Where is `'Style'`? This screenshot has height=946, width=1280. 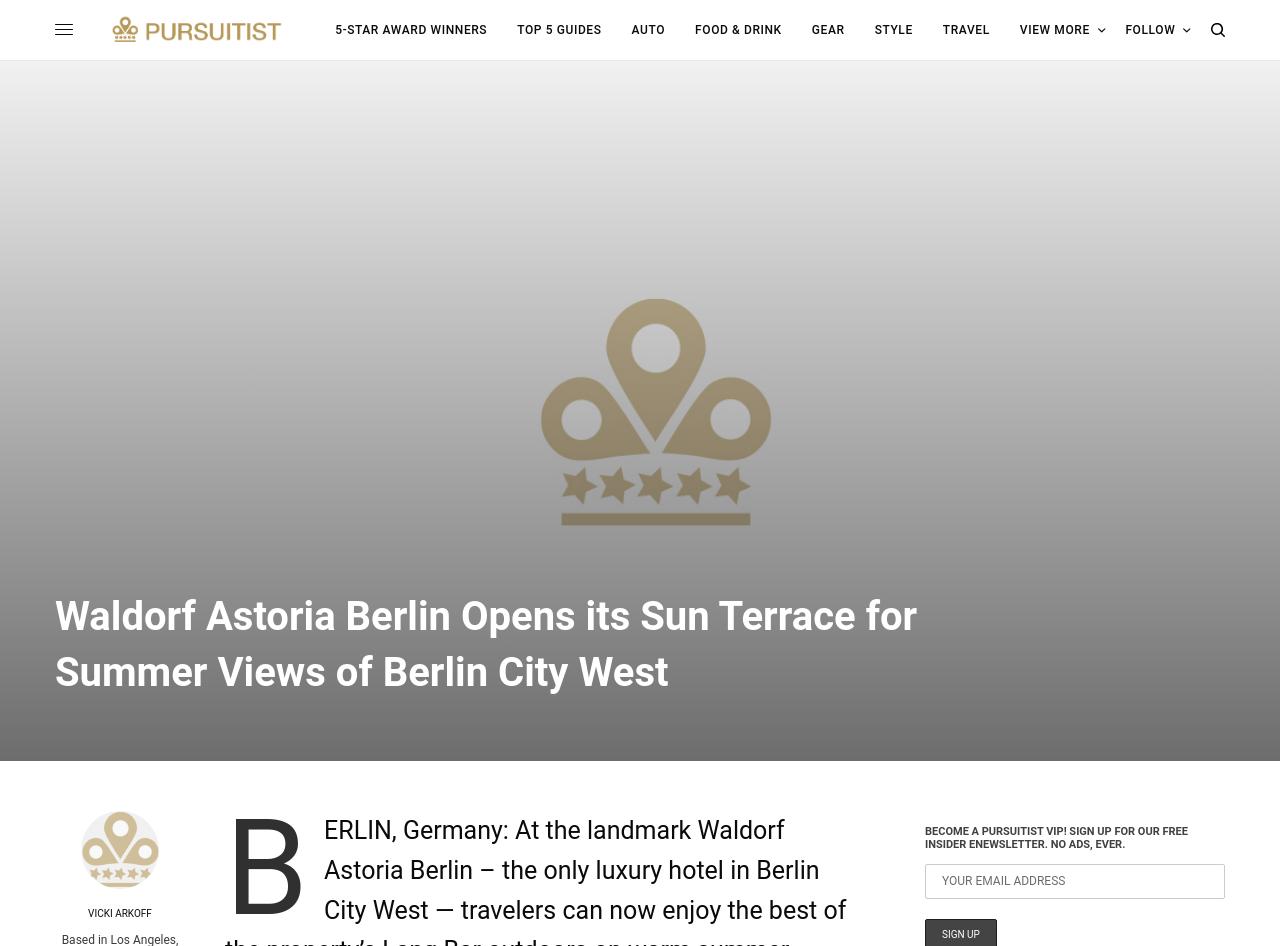
'Style' is located at coordinates (892, 29).